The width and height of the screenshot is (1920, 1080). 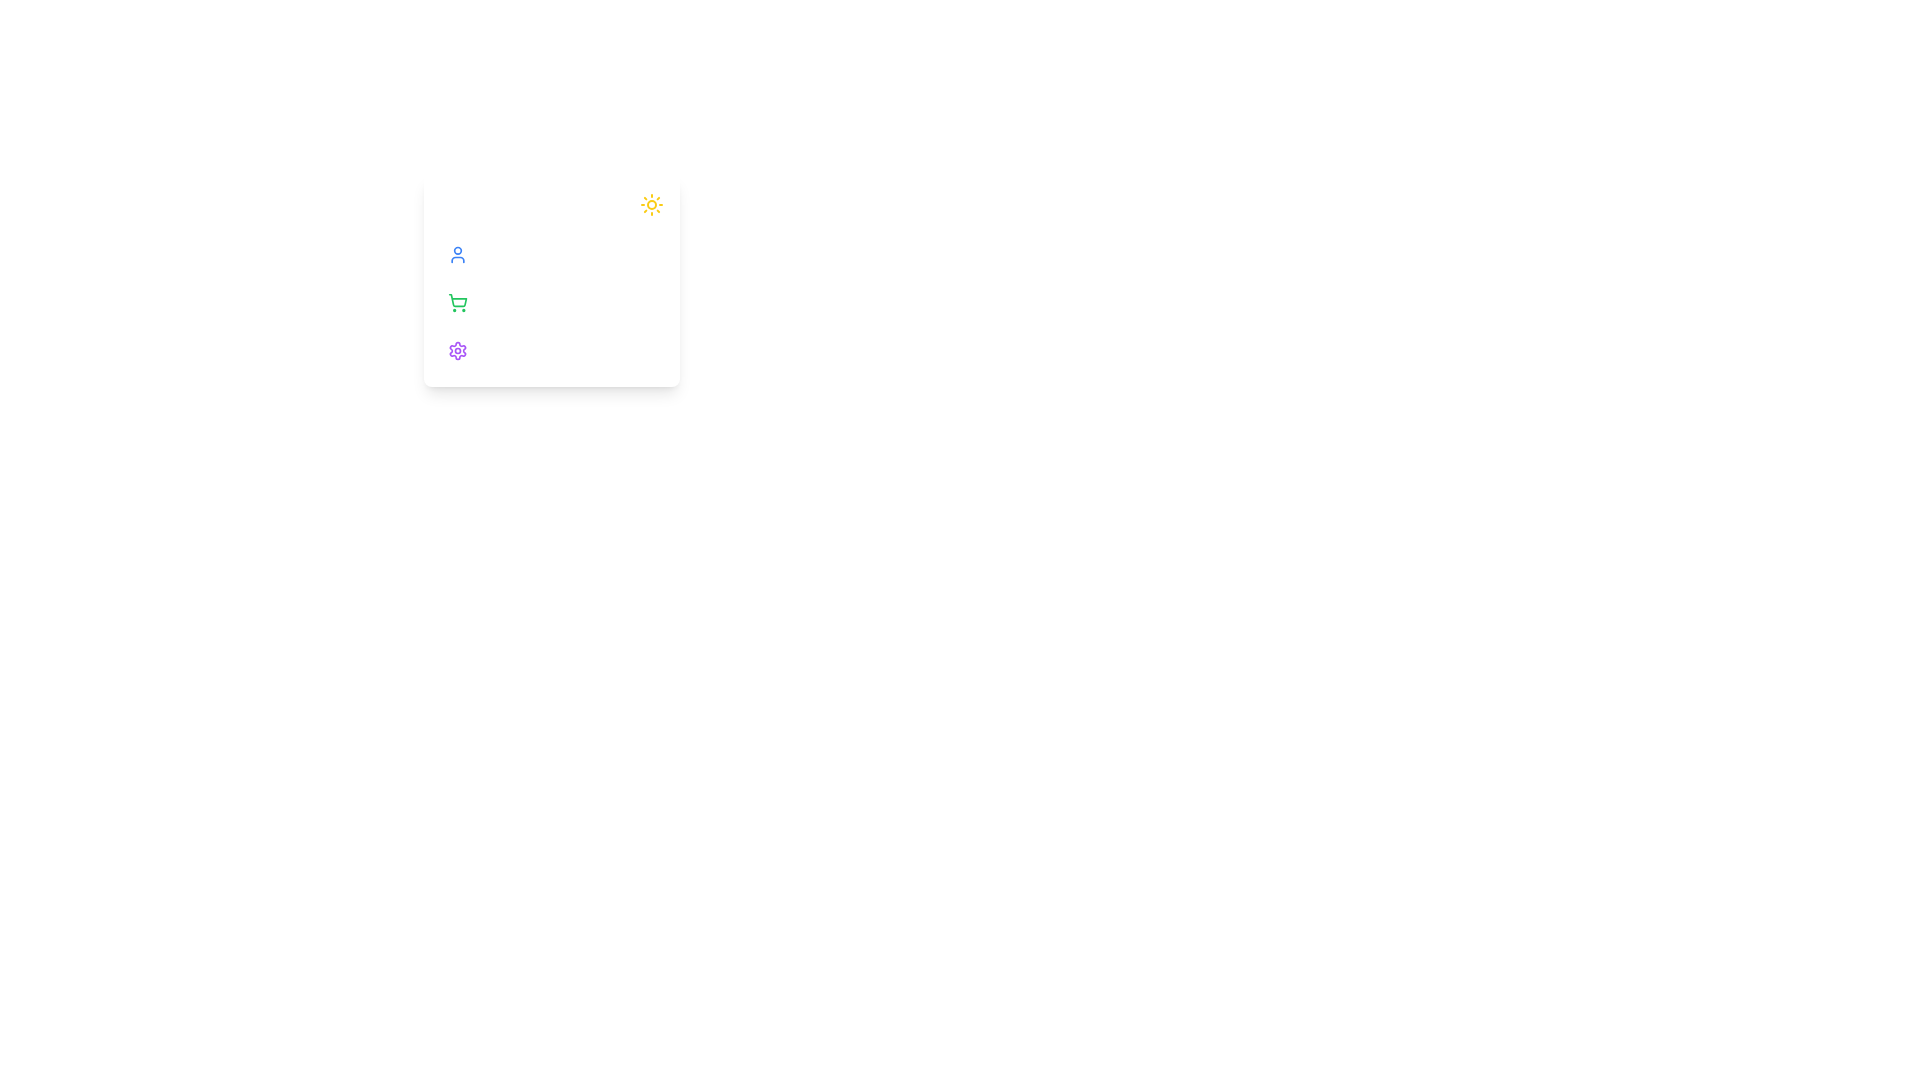 What do you see at coordinates (552, 350) in the screenshot?
I see `the sidebar option Settings` at bounding box center [552, 350].